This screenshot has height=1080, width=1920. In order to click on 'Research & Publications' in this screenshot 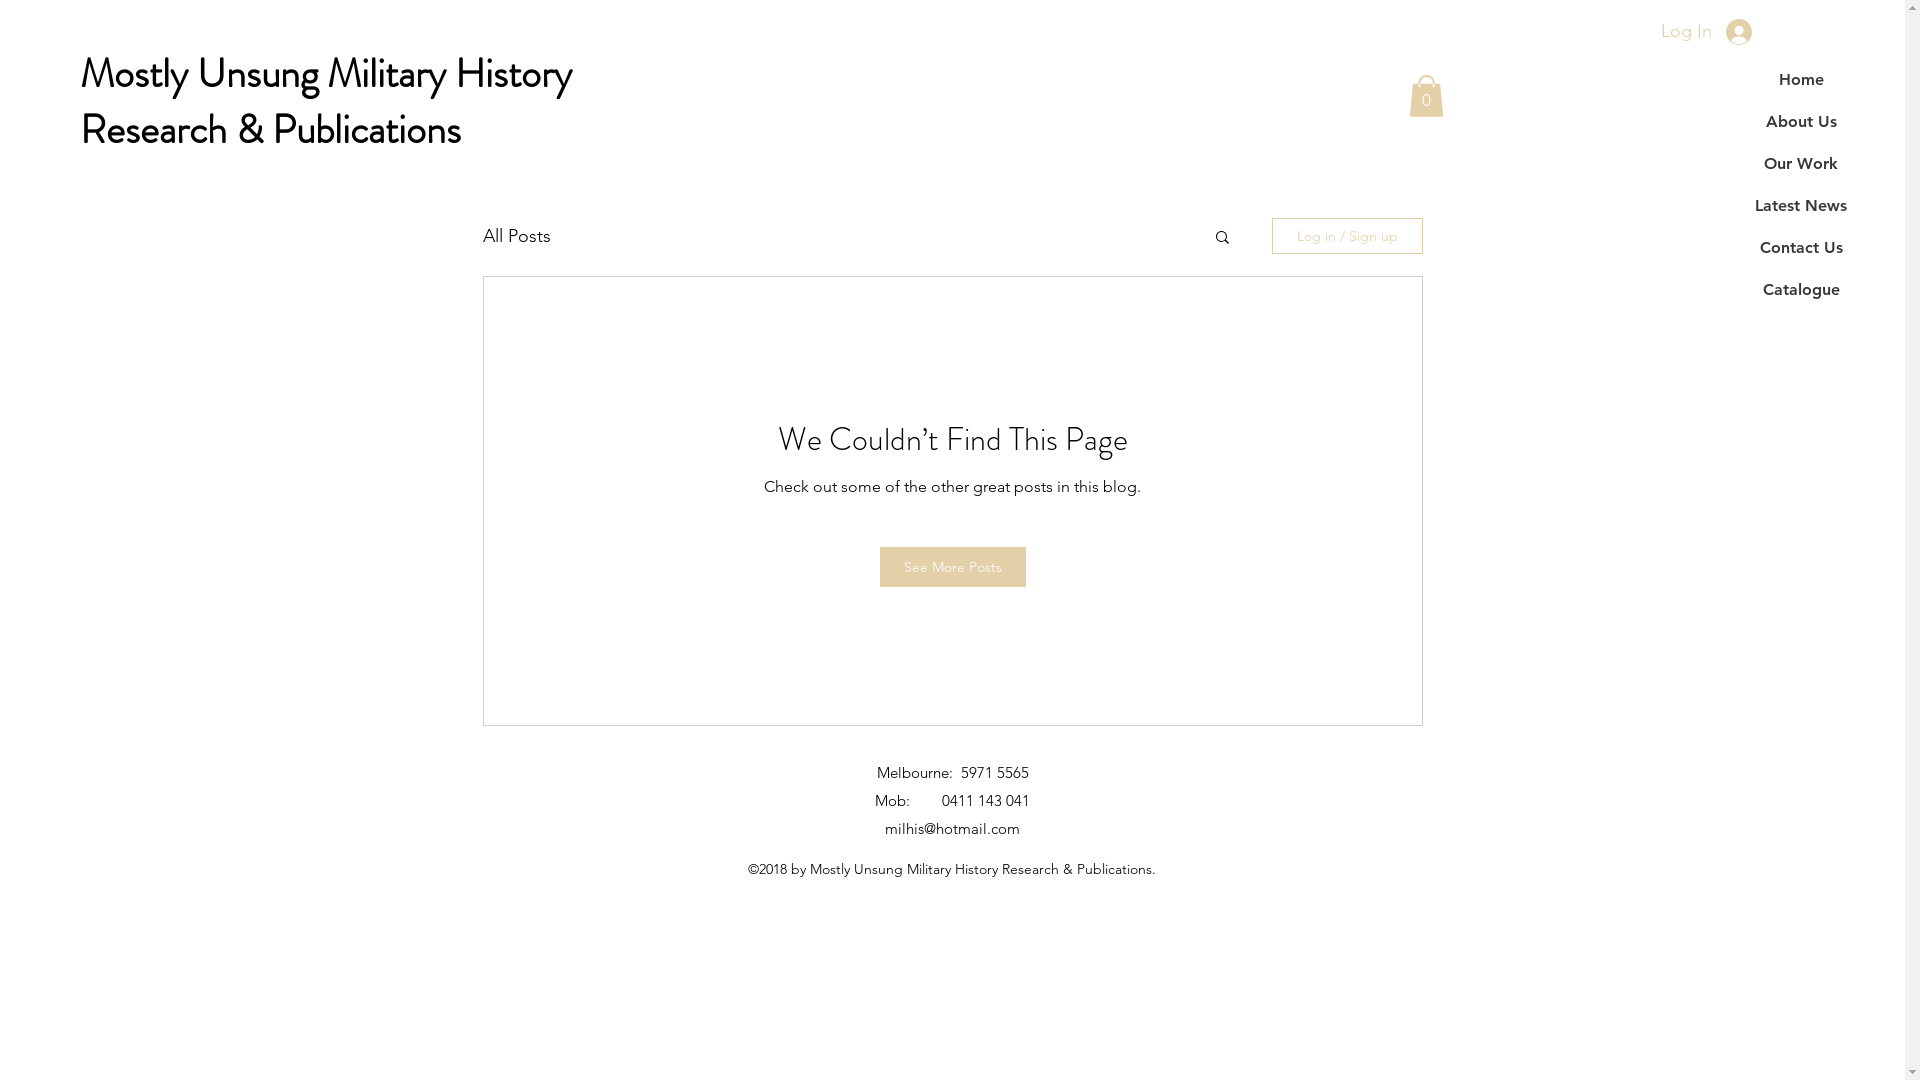, I will do `click(269, 129)`.